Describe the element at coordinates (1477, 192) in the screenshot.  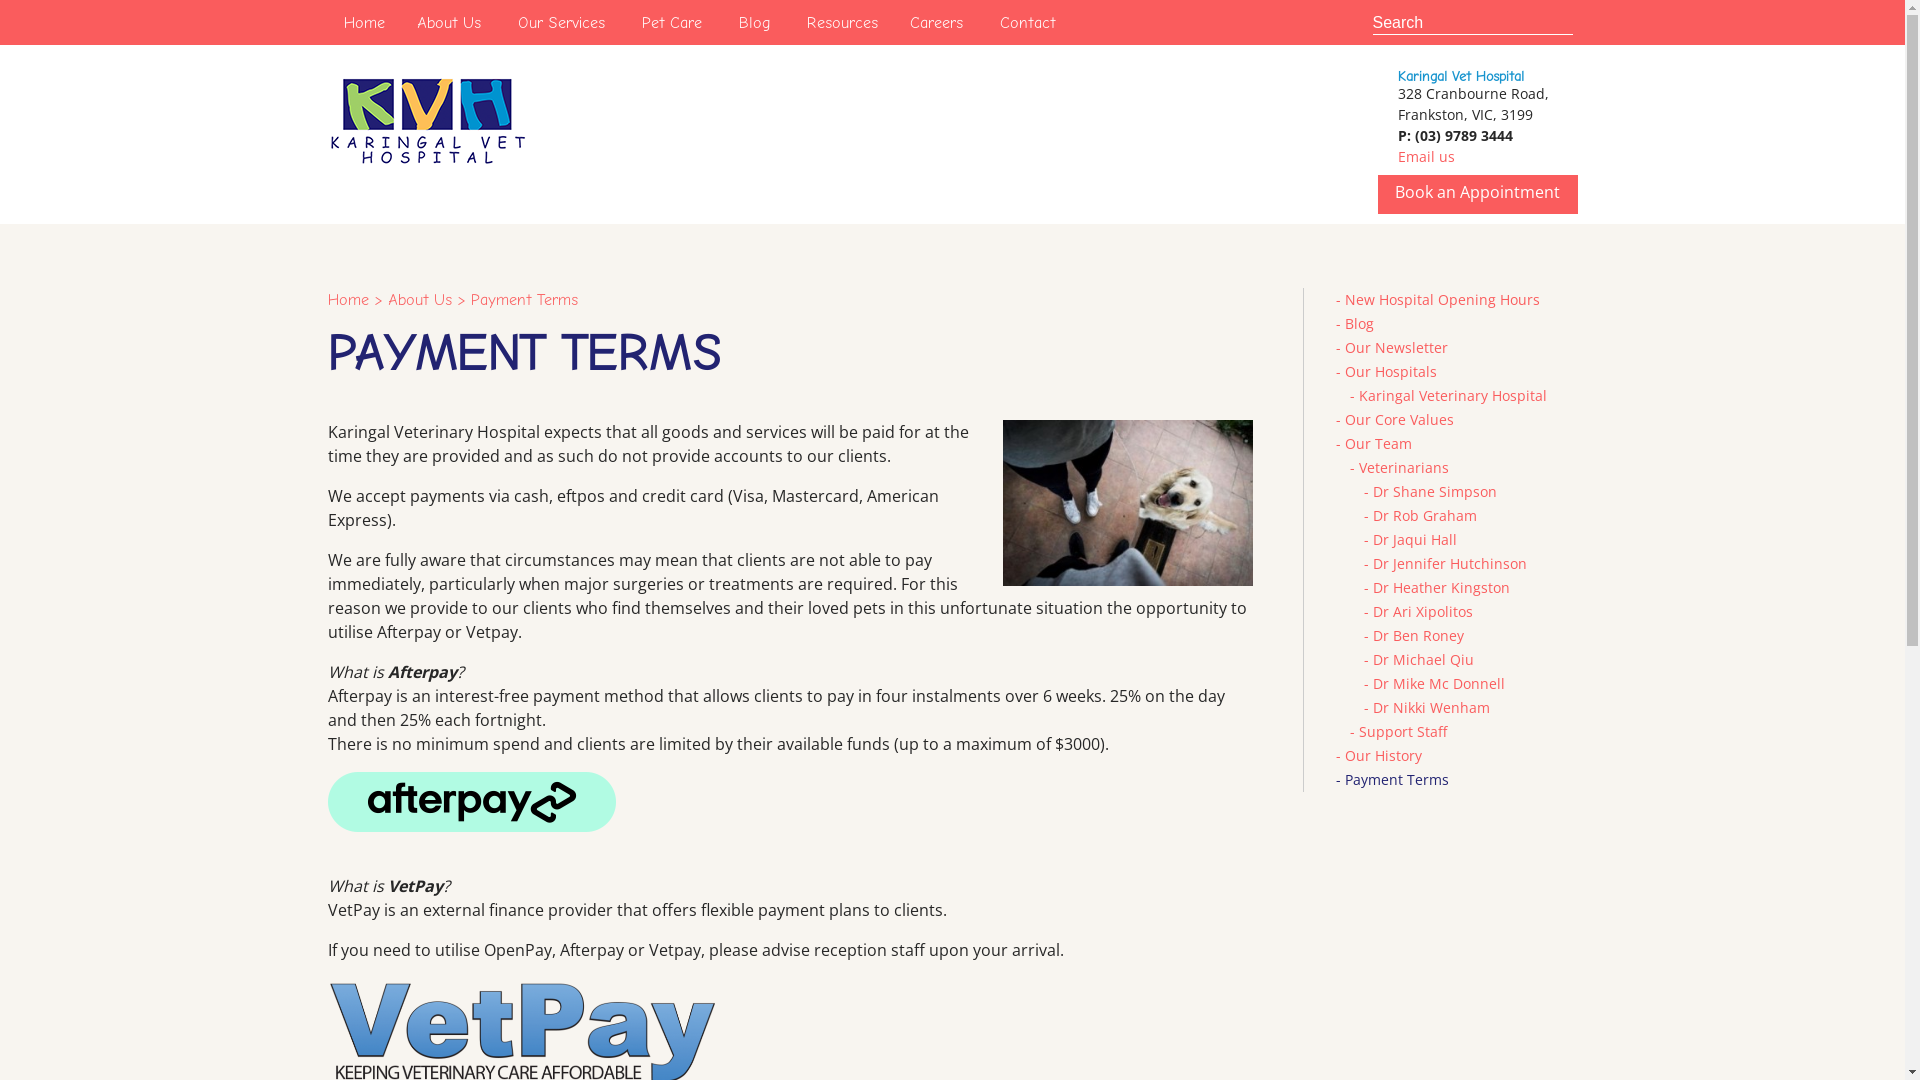
I see `'Book an Appointment'` at that location.